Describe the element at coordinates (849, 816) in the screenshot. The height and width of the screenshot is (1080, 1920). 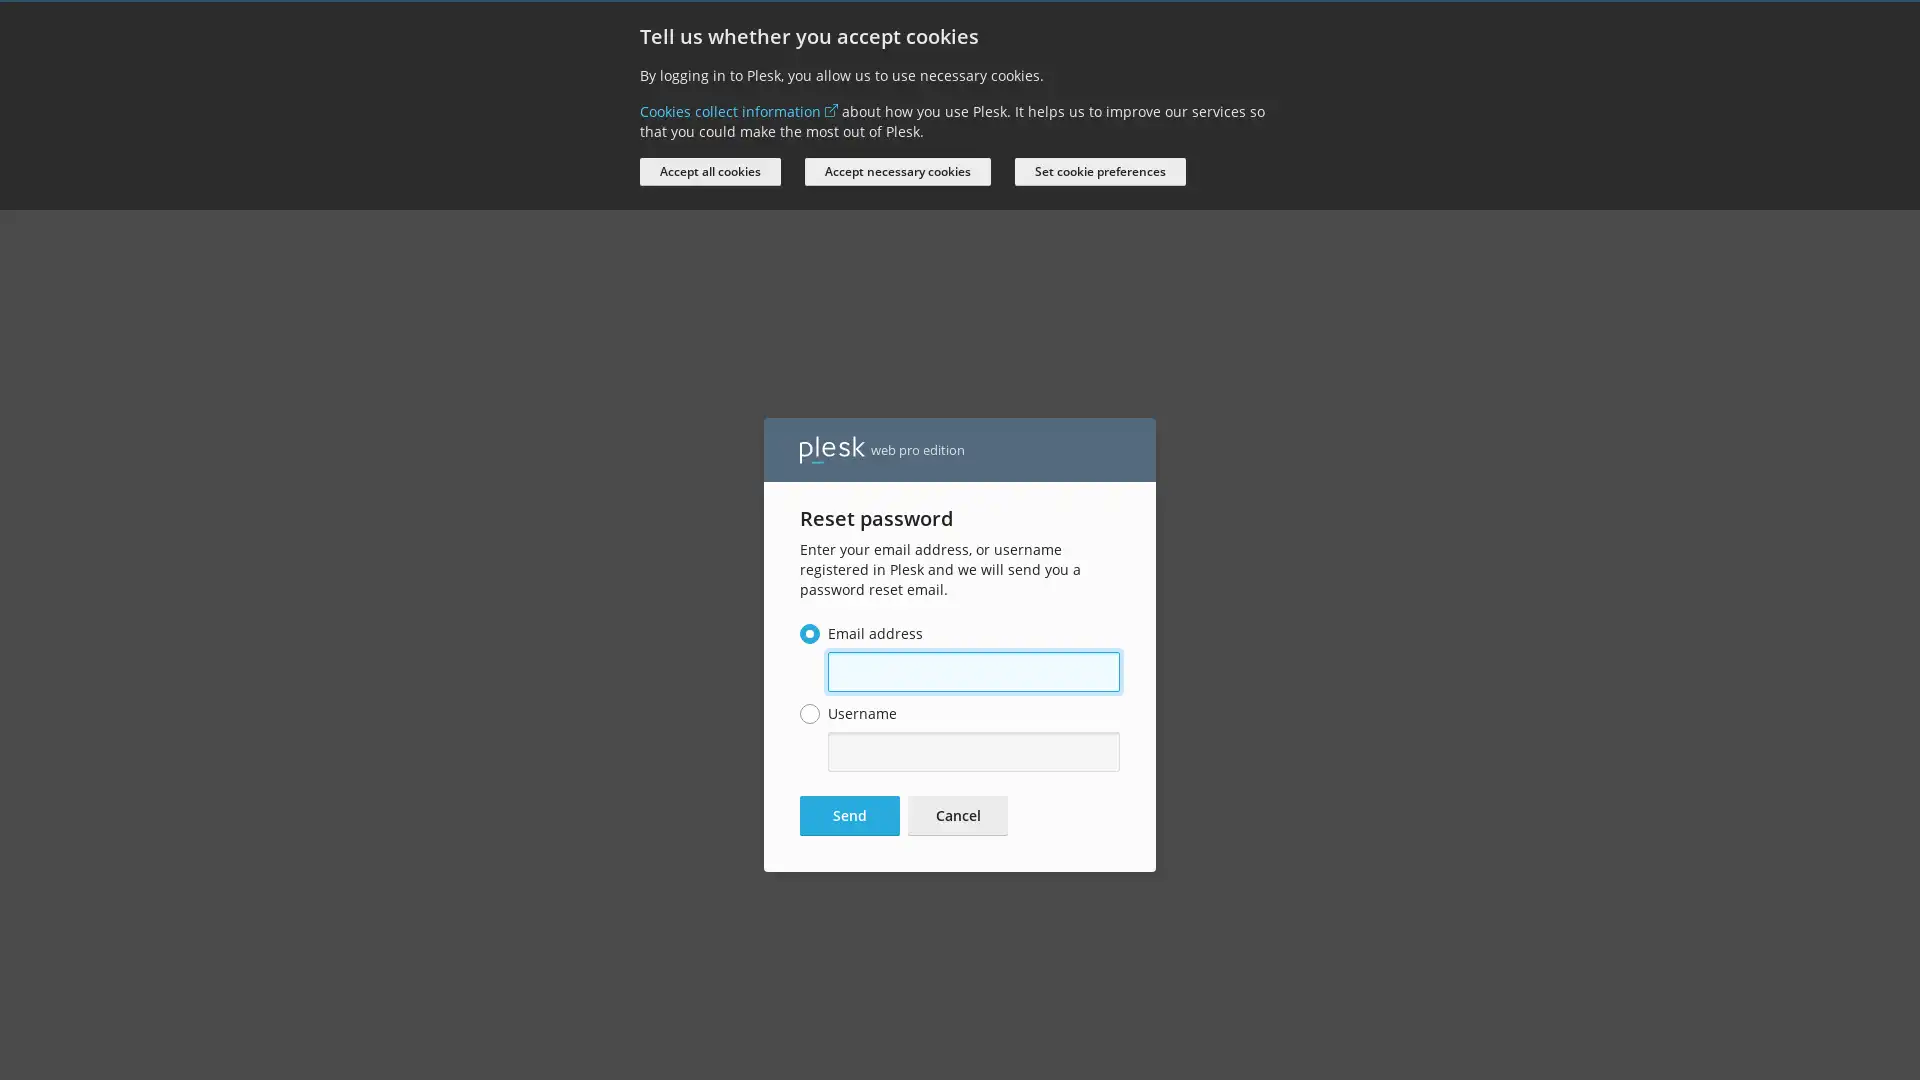
I see `Send` at that location.